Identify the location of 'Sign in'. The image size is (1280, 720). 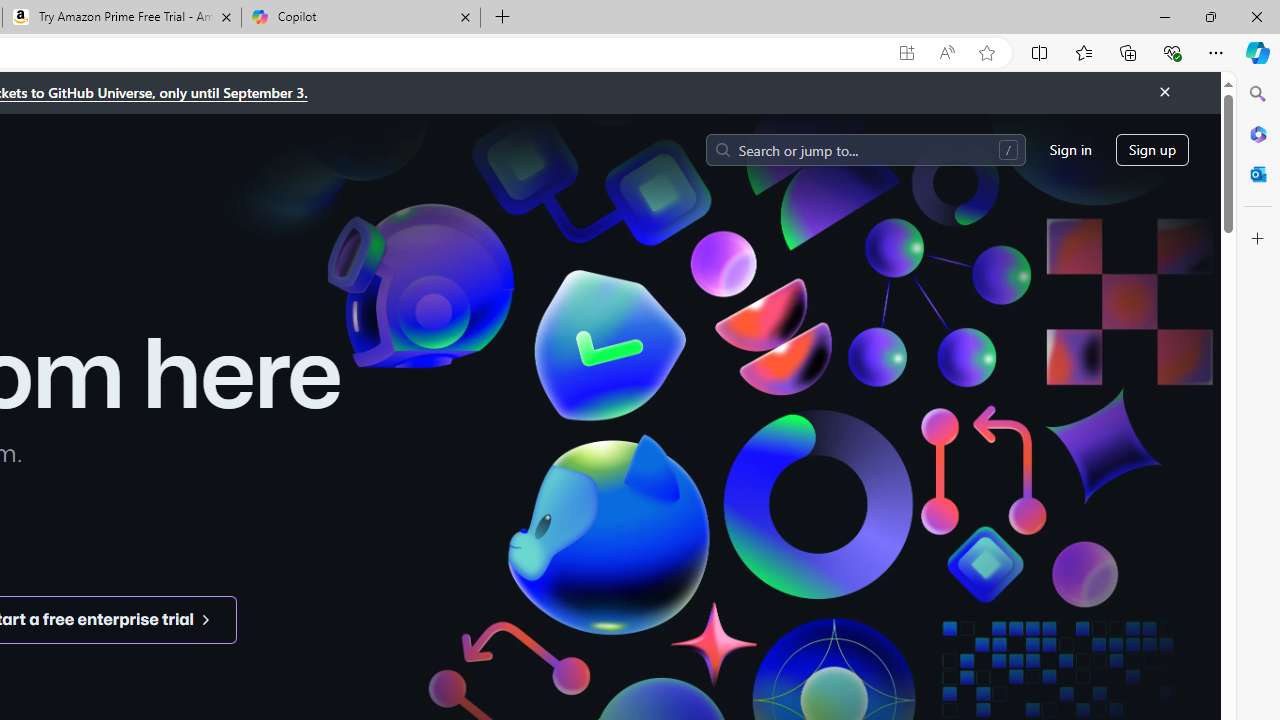
(1069, 148).